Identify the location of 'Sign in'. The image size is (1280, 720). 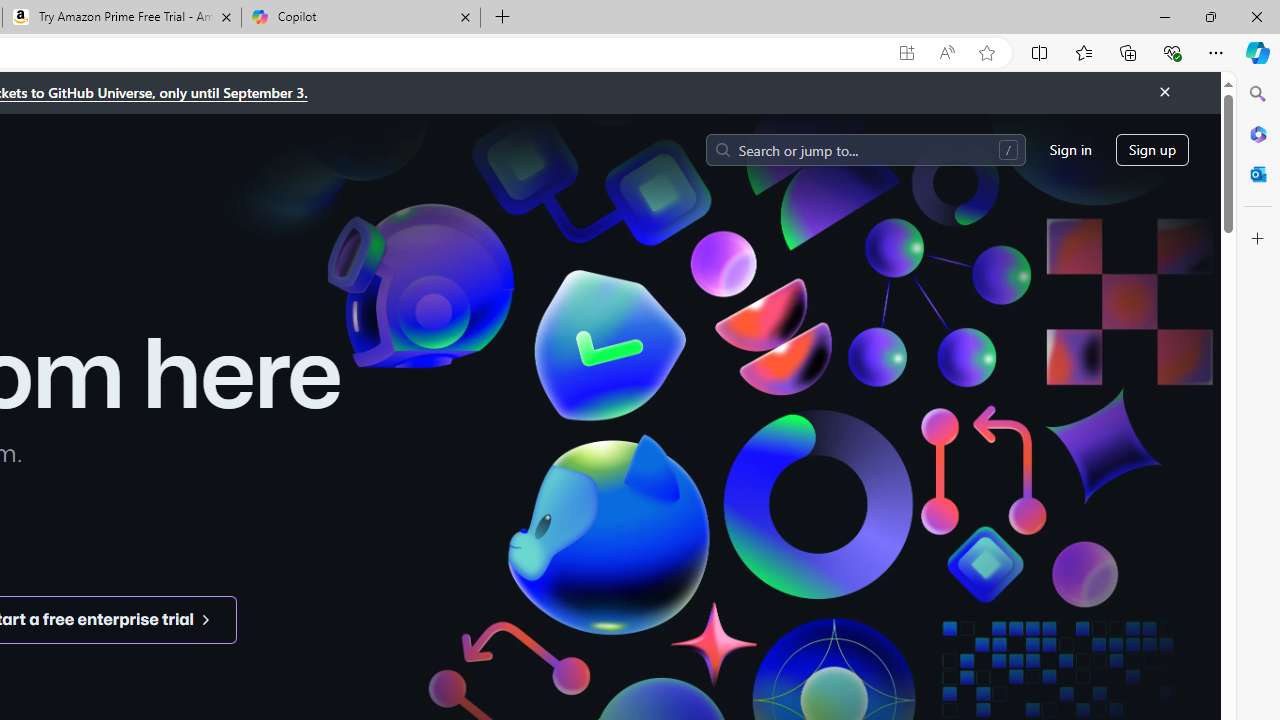
(1069, 148).